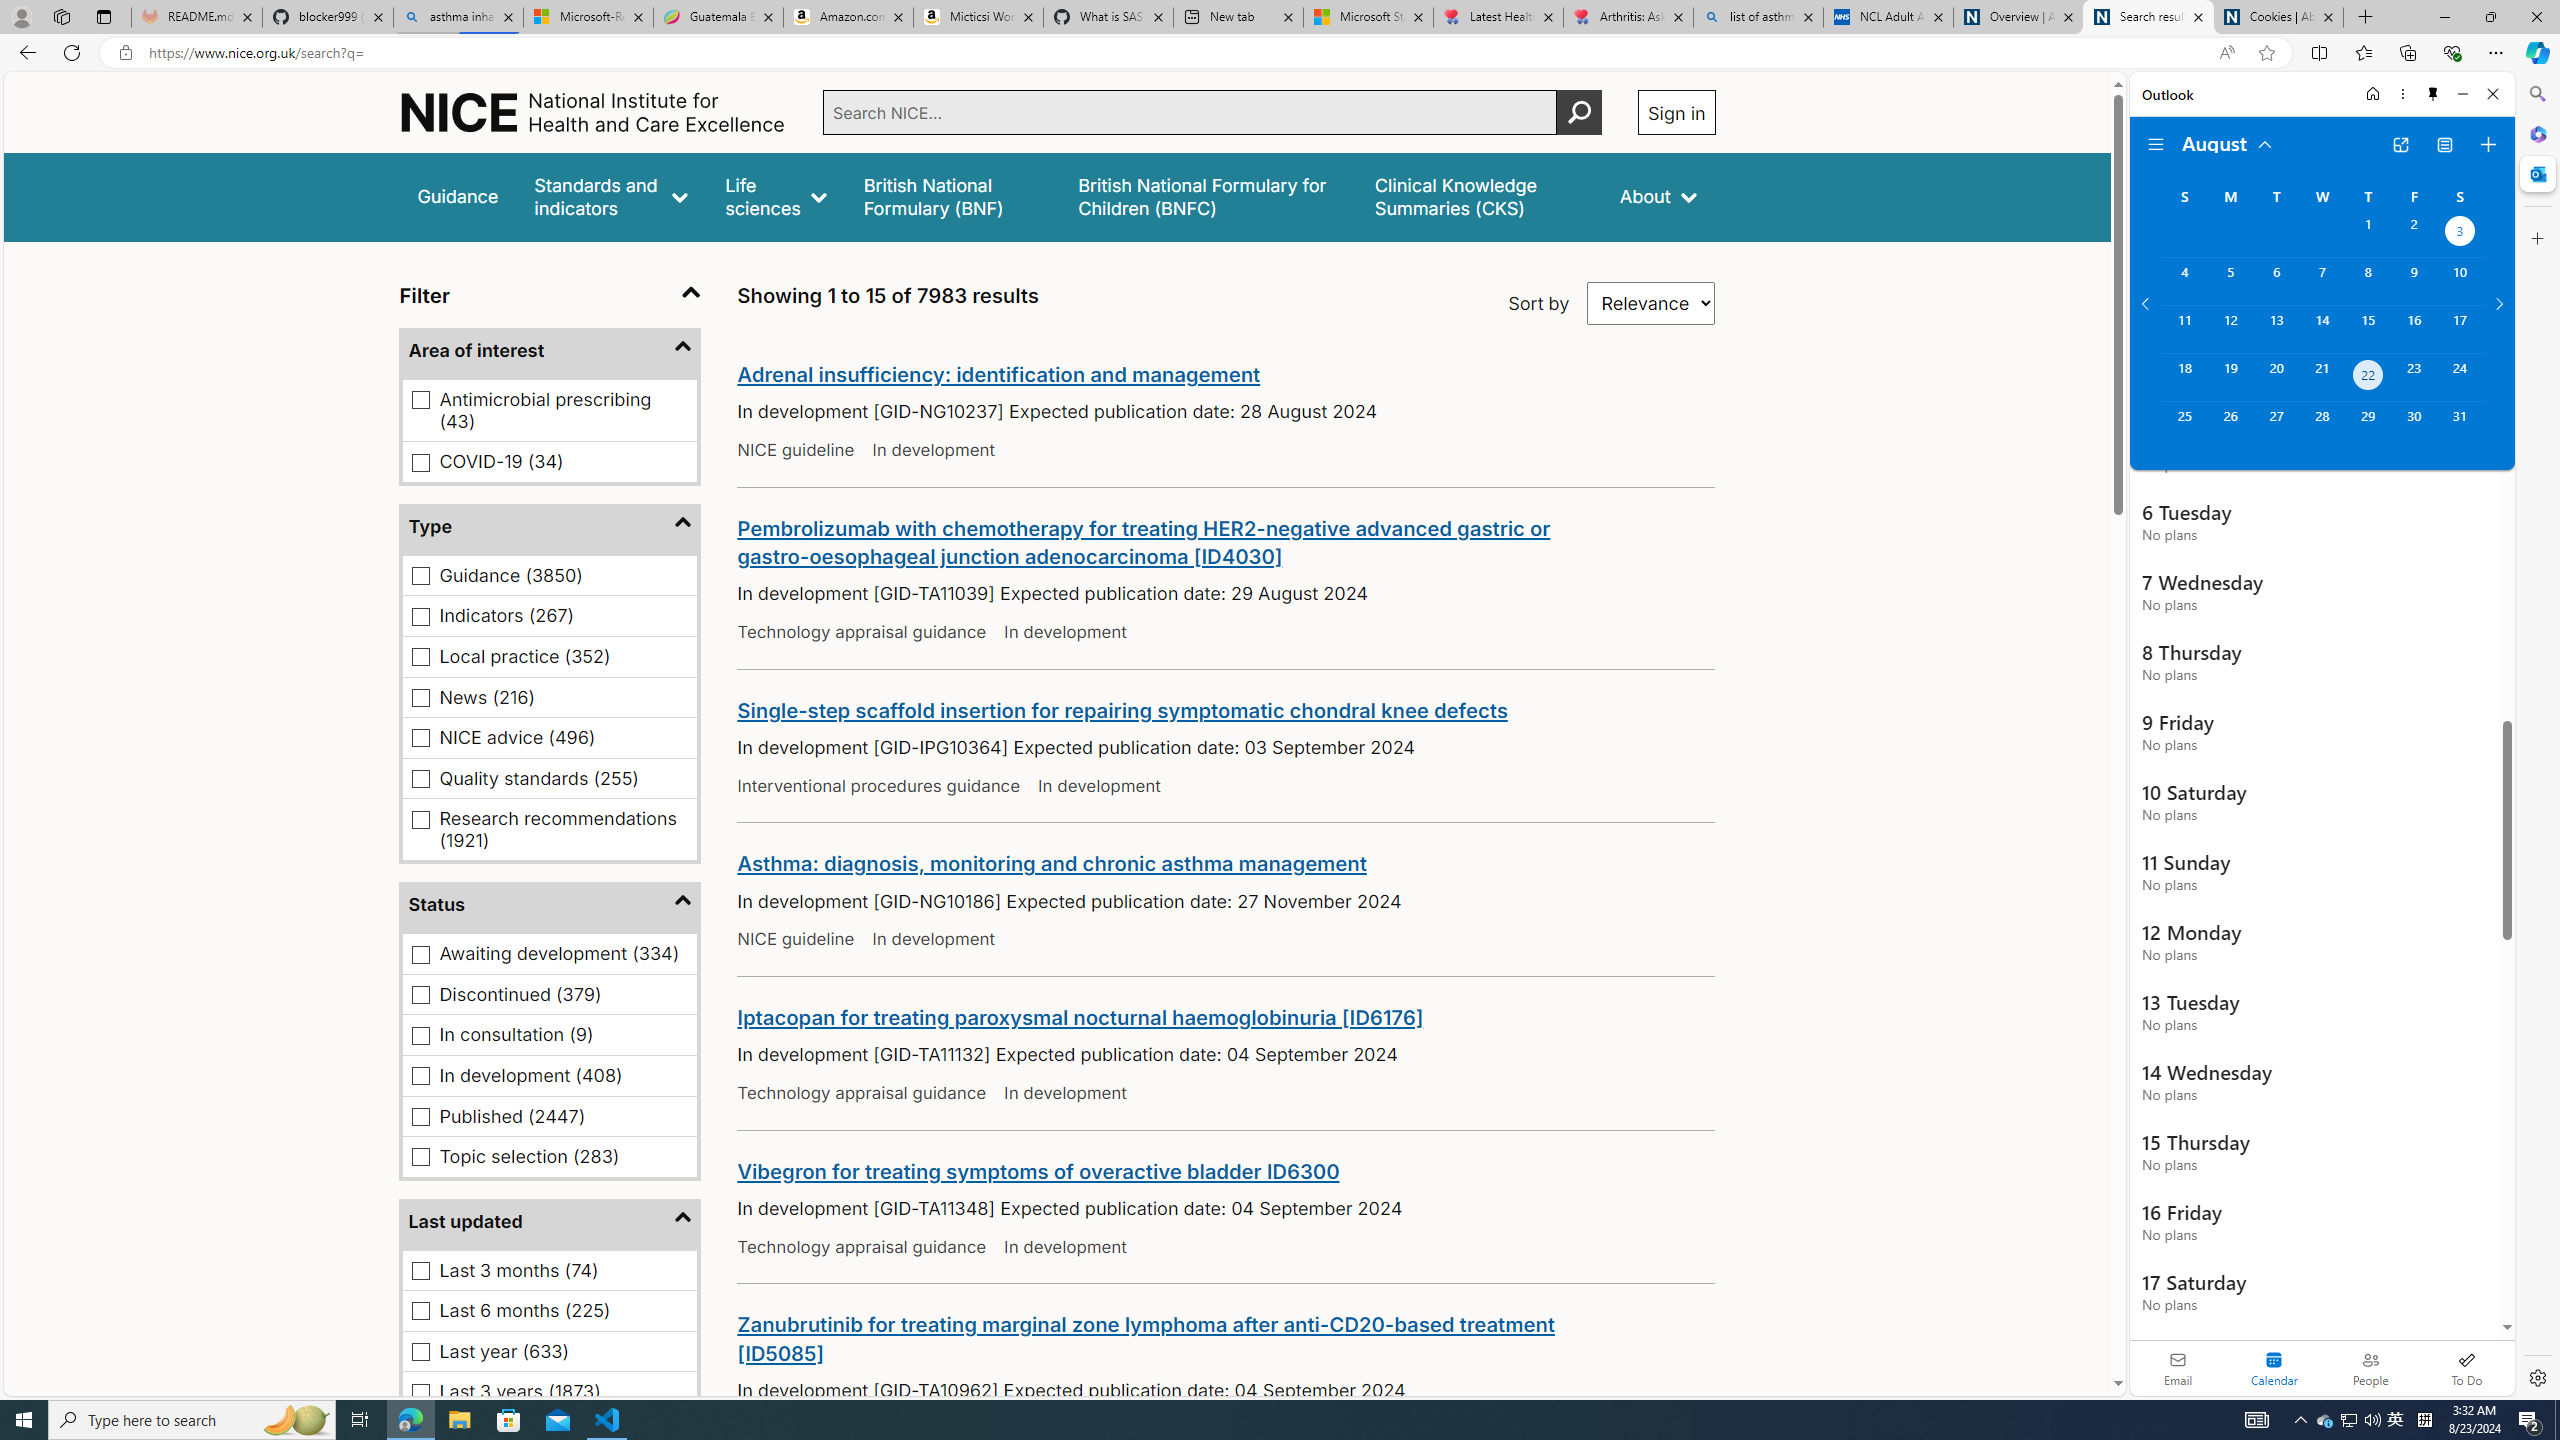 This screenshot has height=1440, width=2560. Describe the element at coordinates (1675, 111) in the screenshot. I see `'Sign in'` at that location.